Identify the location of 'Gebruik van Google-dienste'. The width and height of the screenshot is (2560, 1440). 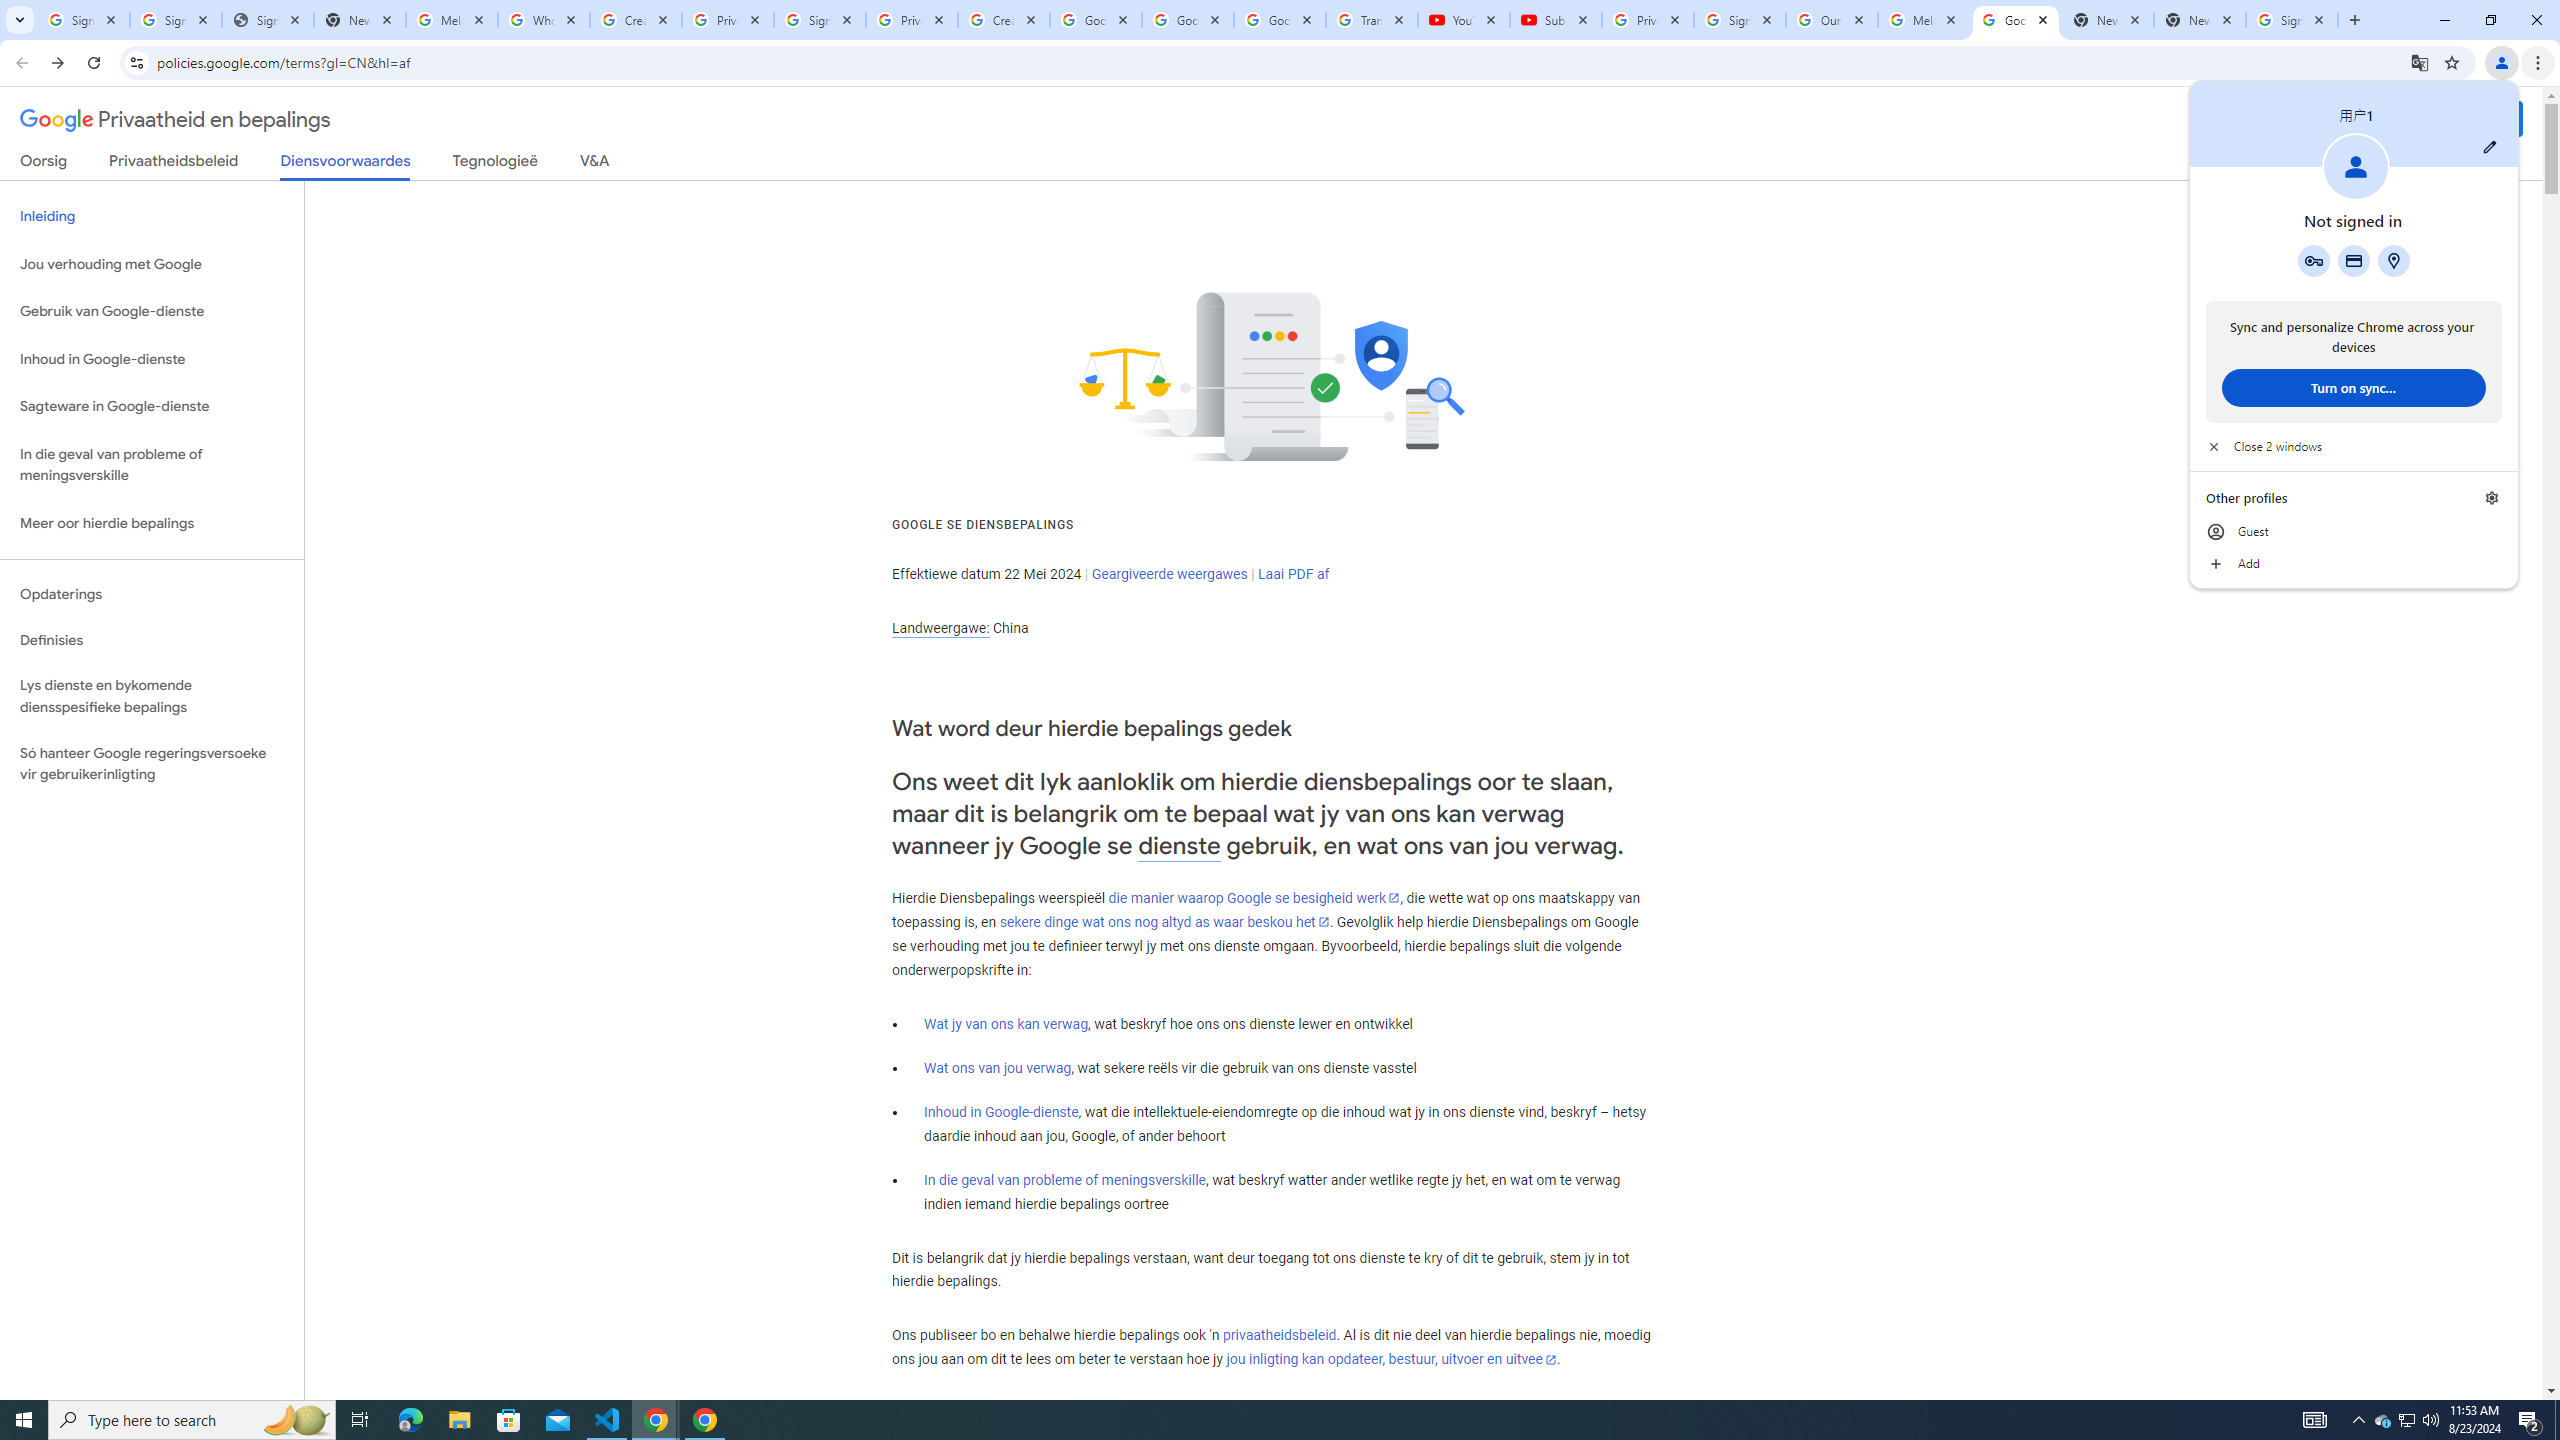
(151, 310).